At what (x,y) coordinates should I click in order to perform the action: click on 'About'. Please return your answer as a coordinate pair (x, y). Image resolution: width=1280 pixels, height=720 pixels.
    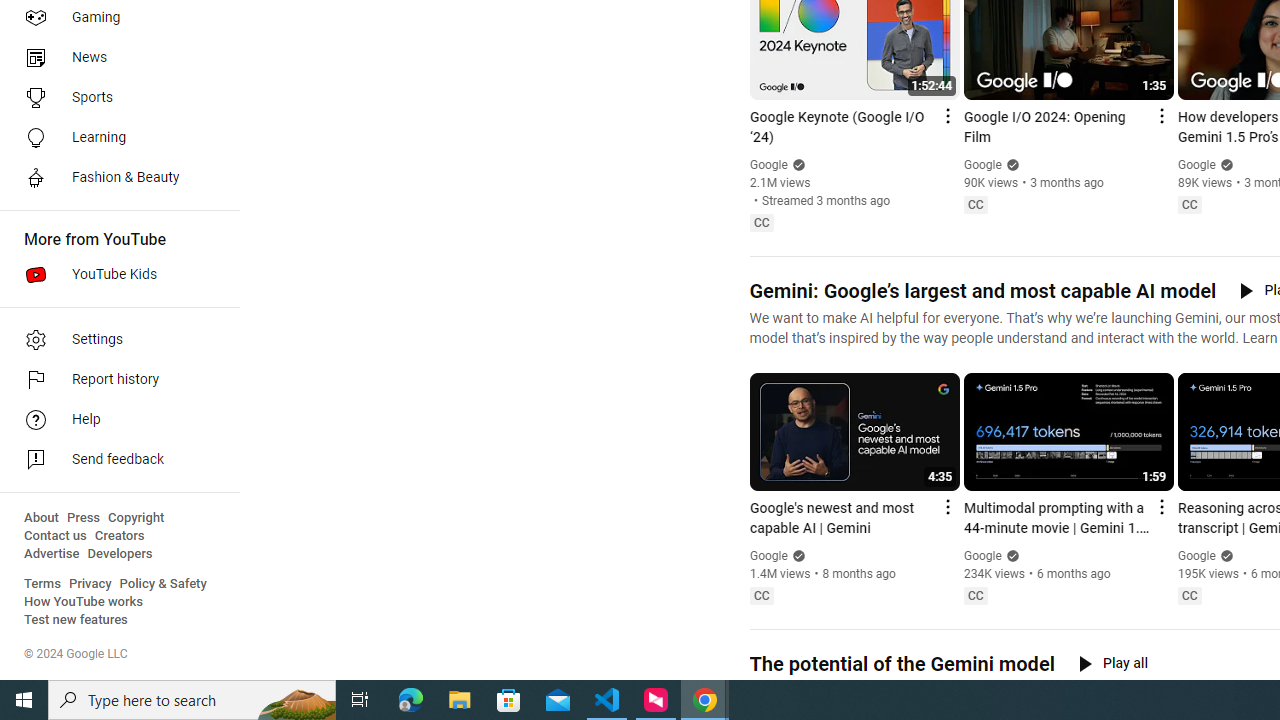
    Looking at the image, I should click on (41, 517).